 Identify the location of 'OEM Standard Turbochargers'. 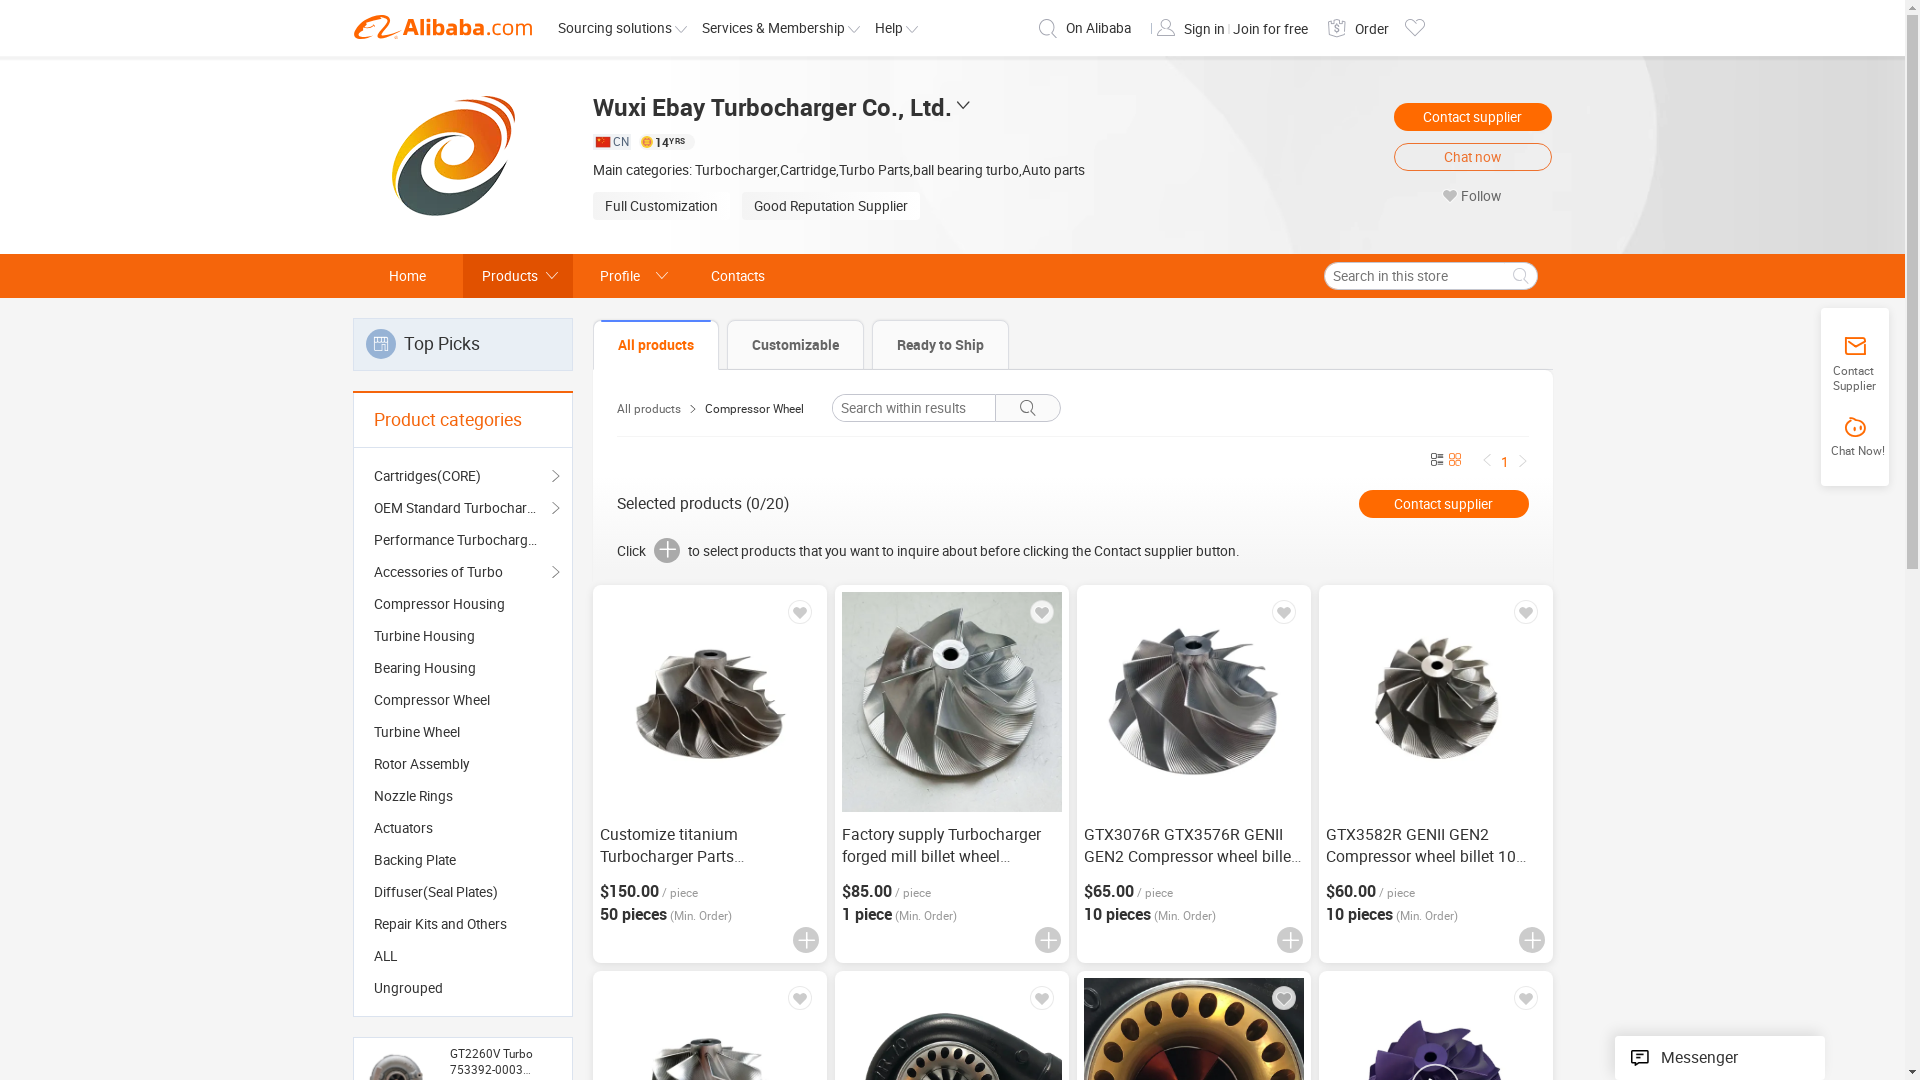
(374, 507).